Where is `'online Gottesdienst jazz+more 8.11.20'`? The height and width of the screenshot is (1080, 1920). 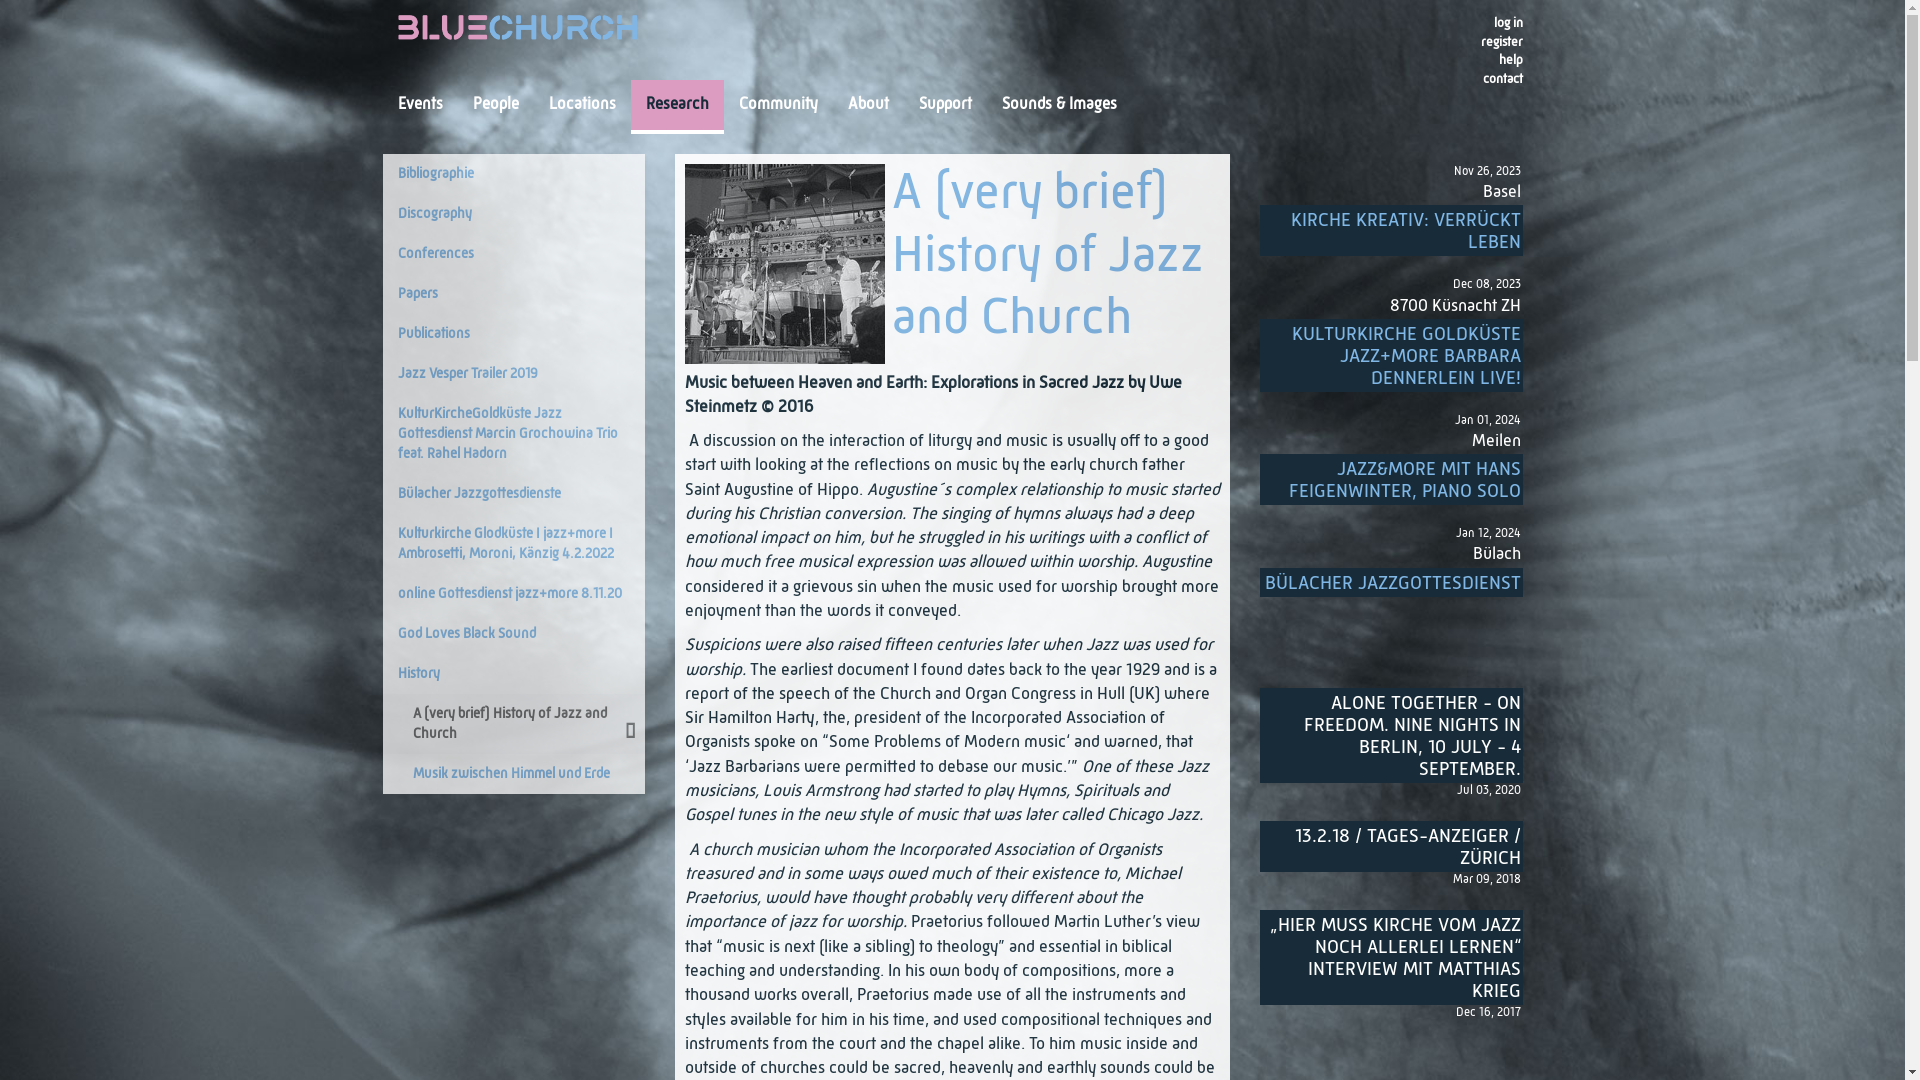 'online Gottesdienst jazz+more 8.11.20' is located at coordinates (513, 593).